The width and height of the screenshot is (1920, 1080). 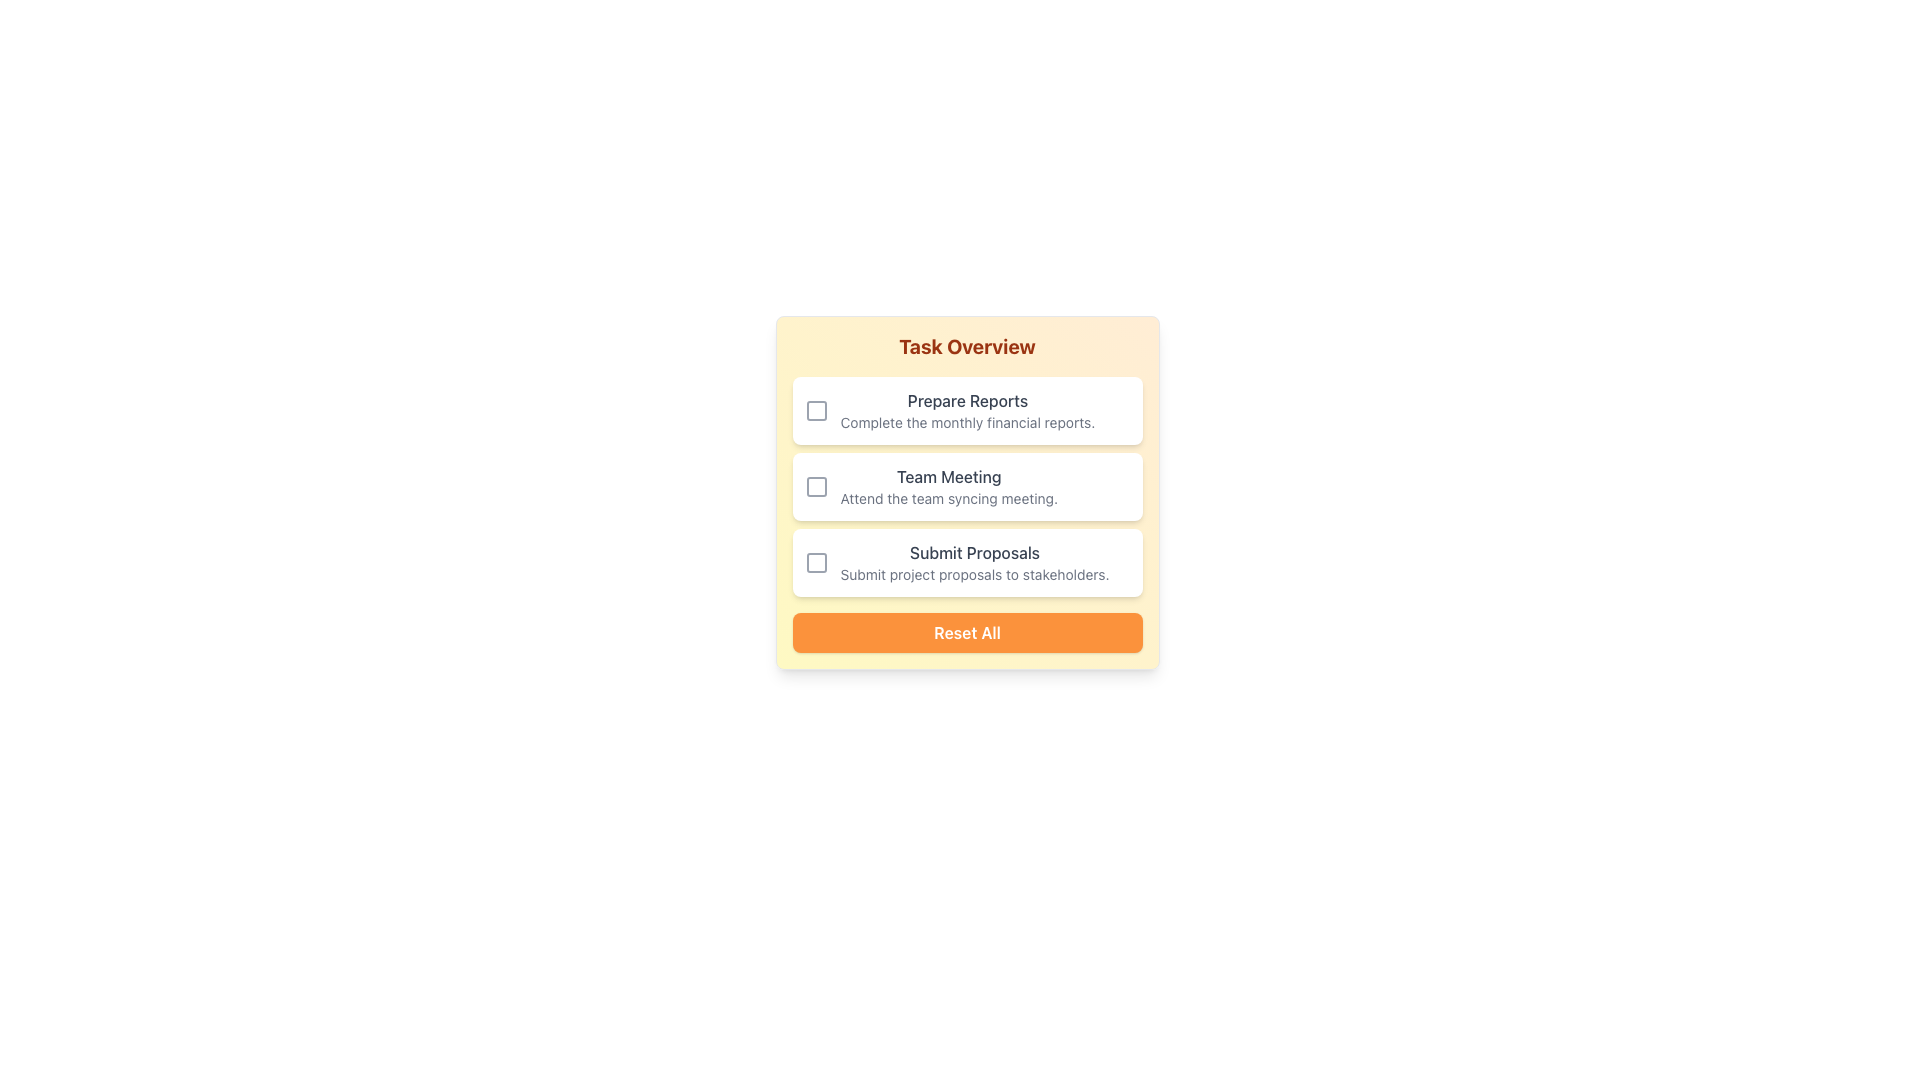 I want to click on the checkbox, which is a square icon with a hollow center and gray border, located in the third row of a vertical task list next to the text 'Submit Proposals', so click(x=816, y=563).